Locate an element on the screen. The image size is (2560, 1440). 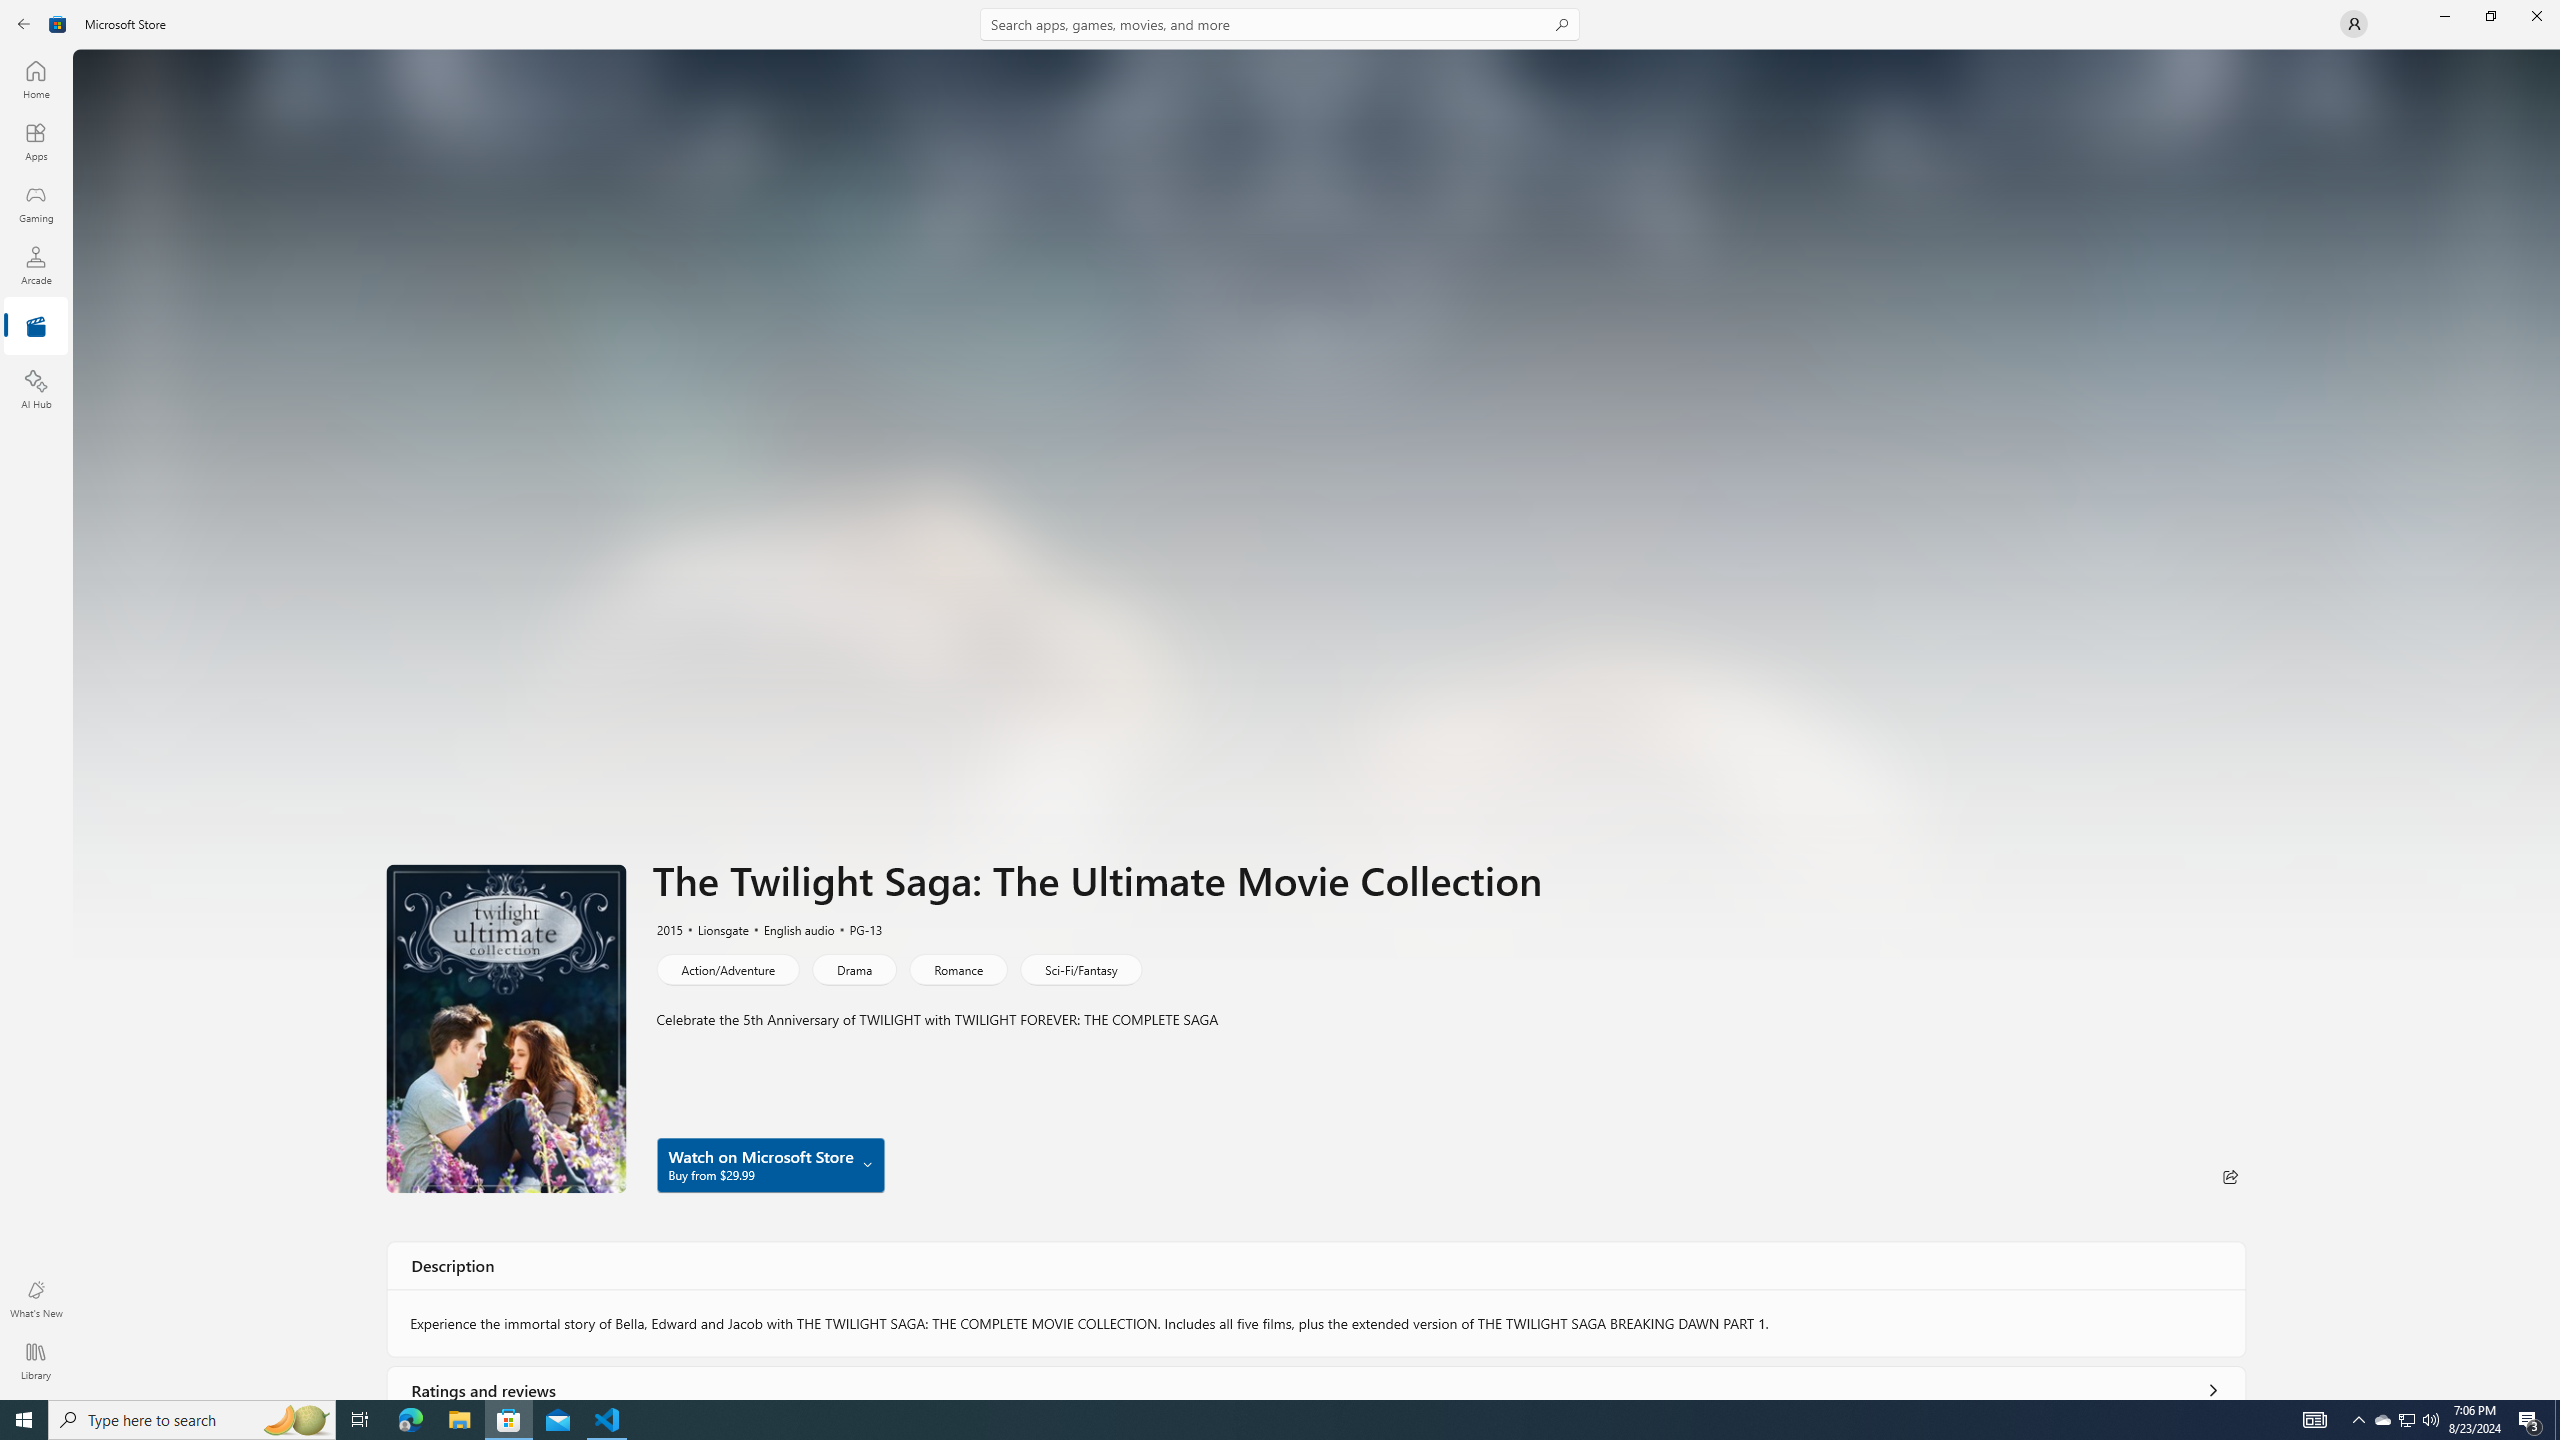
'Back' is located at coordinates (24, 22).